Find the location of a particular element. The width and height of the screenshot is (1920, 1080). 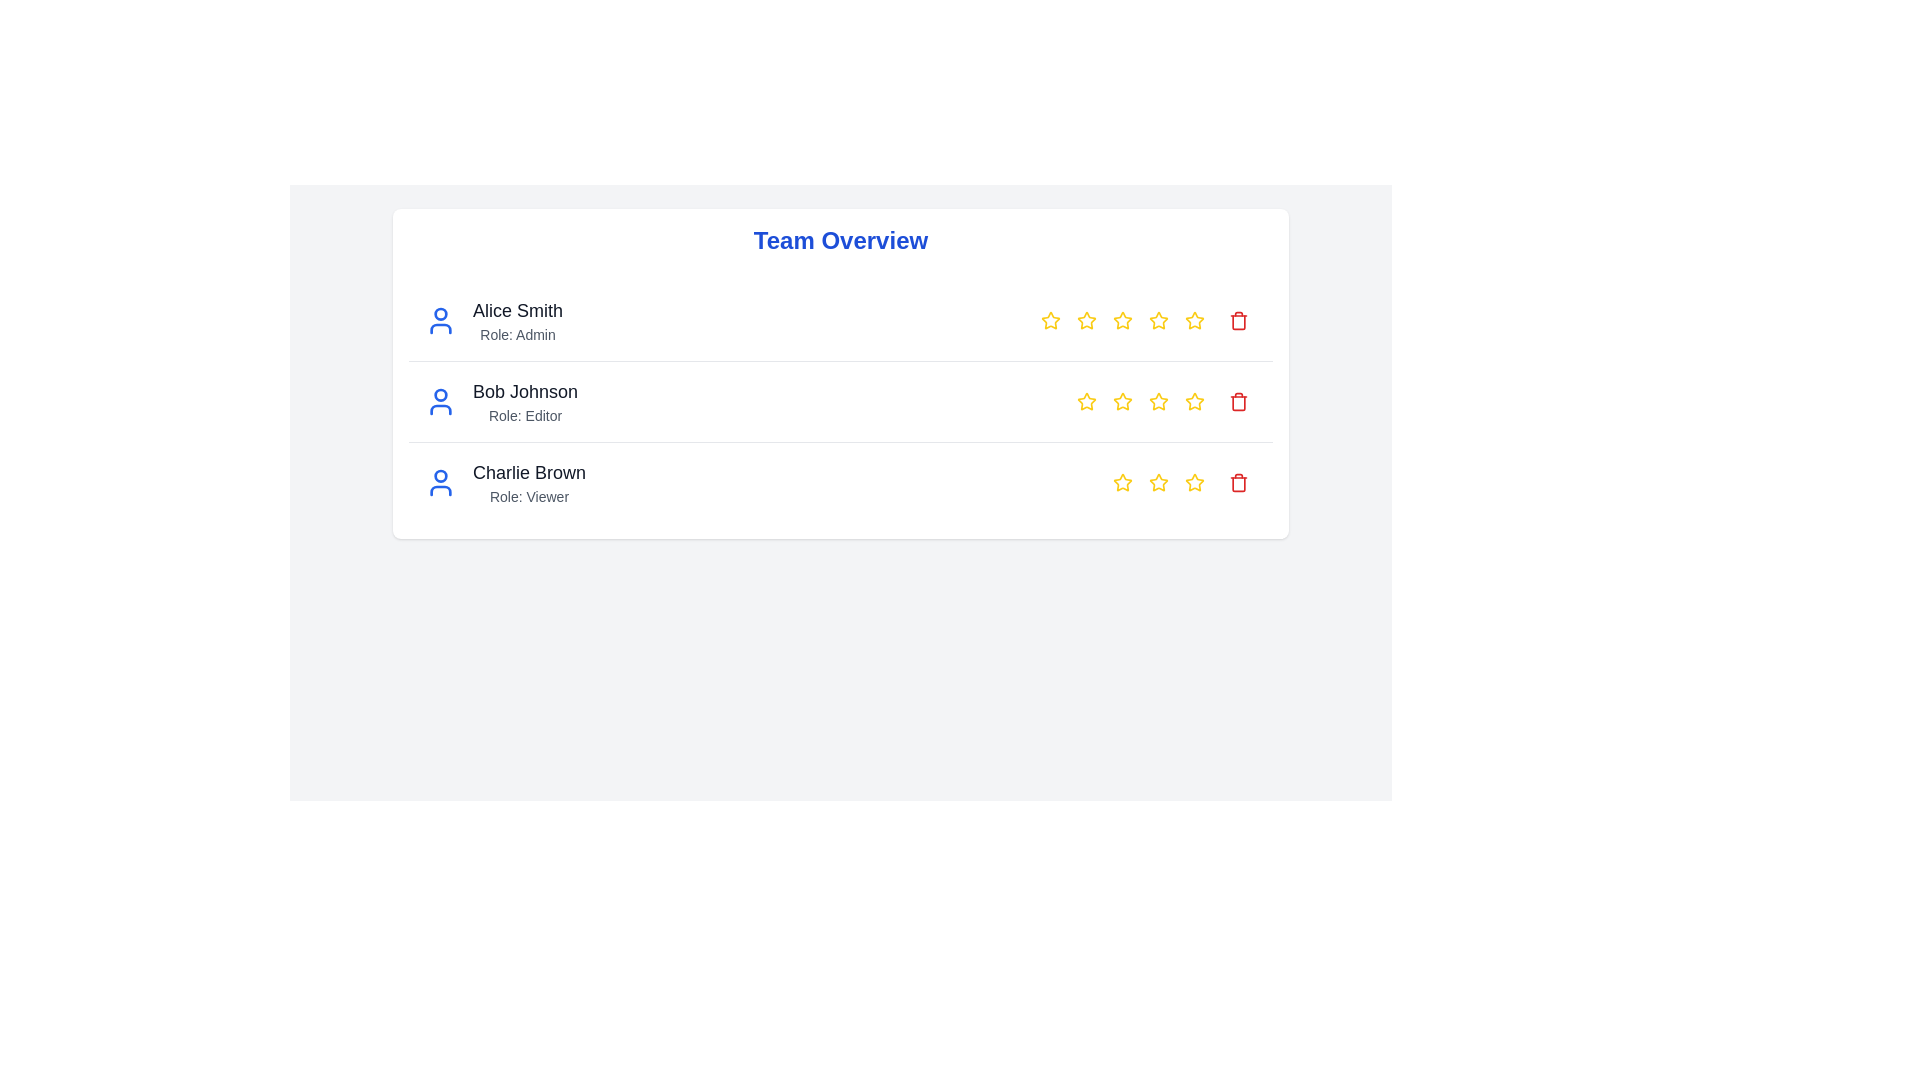

the trash can button icon, which is the rightmost element in the first row of the user list under 'Team Overview', corresponding to 'Alice Smith' is located at coordinates (1237, 319).